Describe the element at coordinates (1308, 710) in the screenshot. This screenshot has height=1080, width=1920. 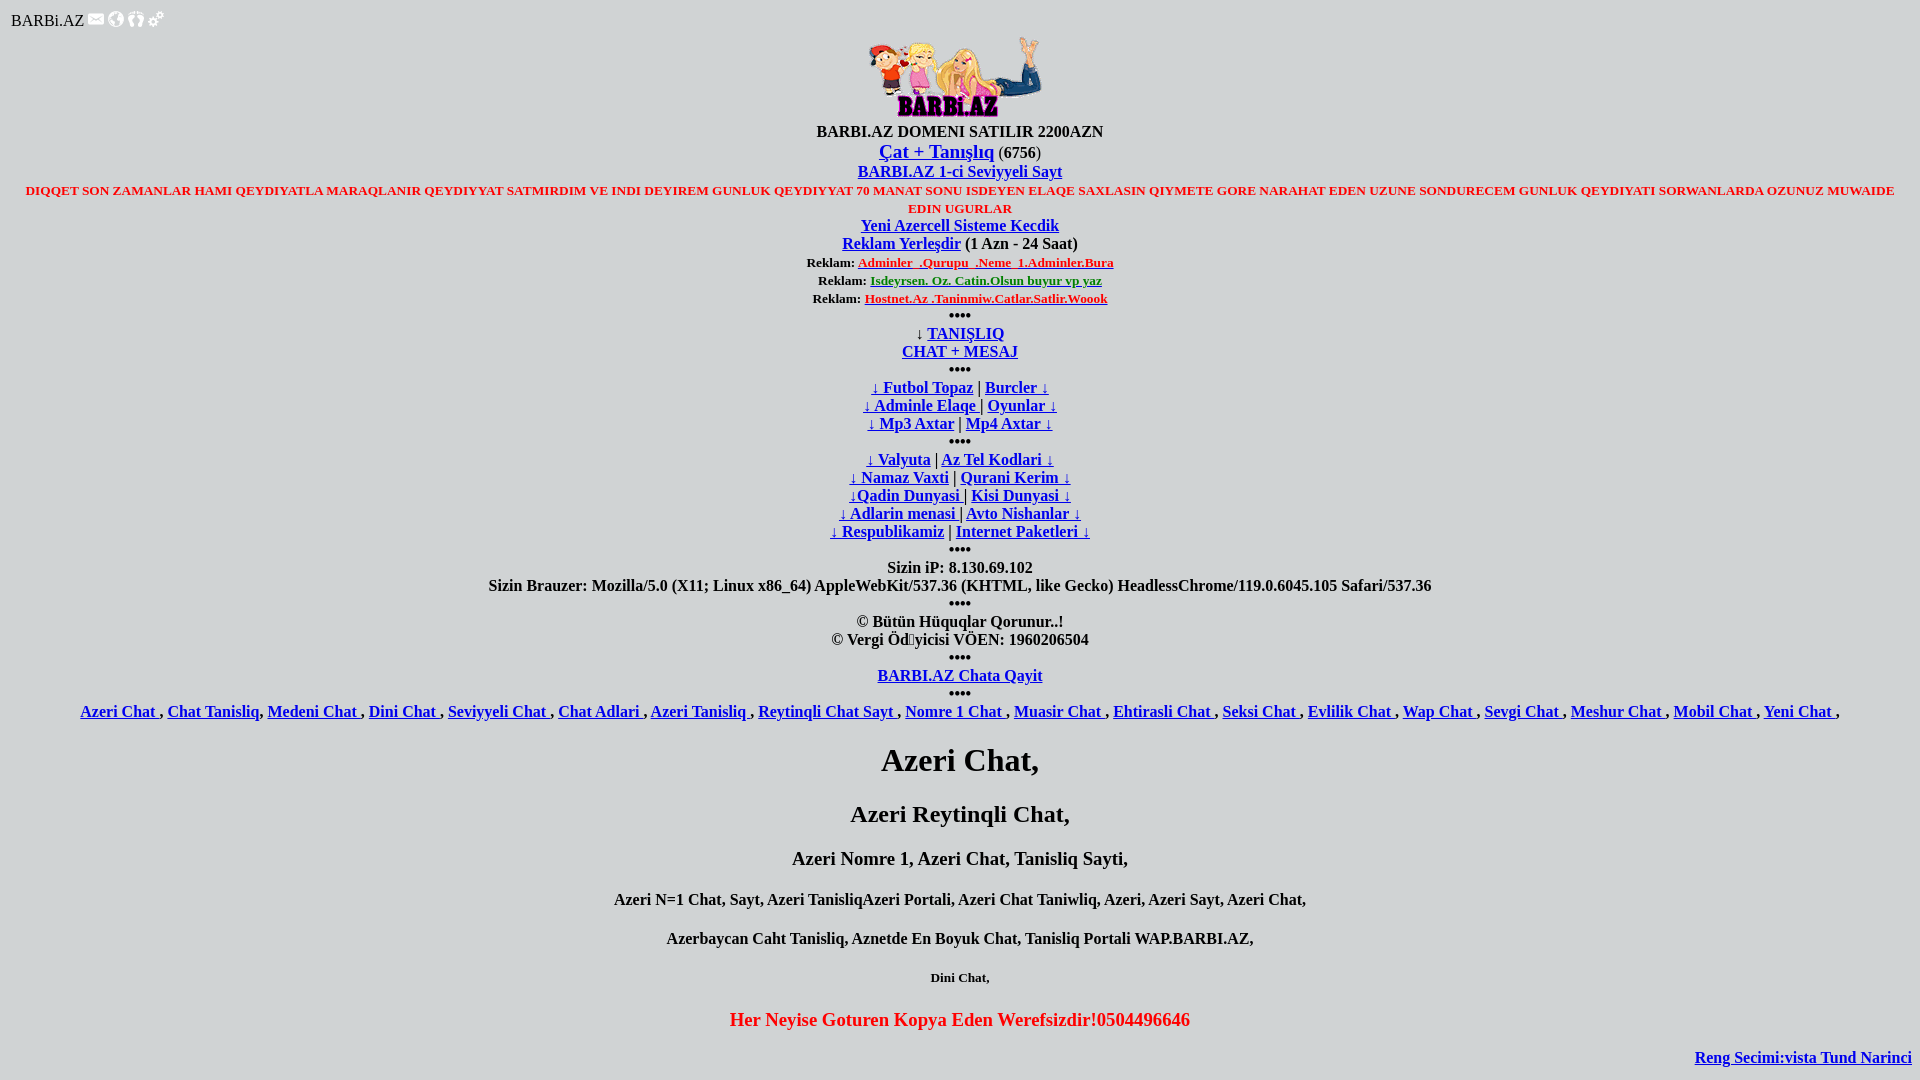
I see `'Evlilik Chat'` at that location.